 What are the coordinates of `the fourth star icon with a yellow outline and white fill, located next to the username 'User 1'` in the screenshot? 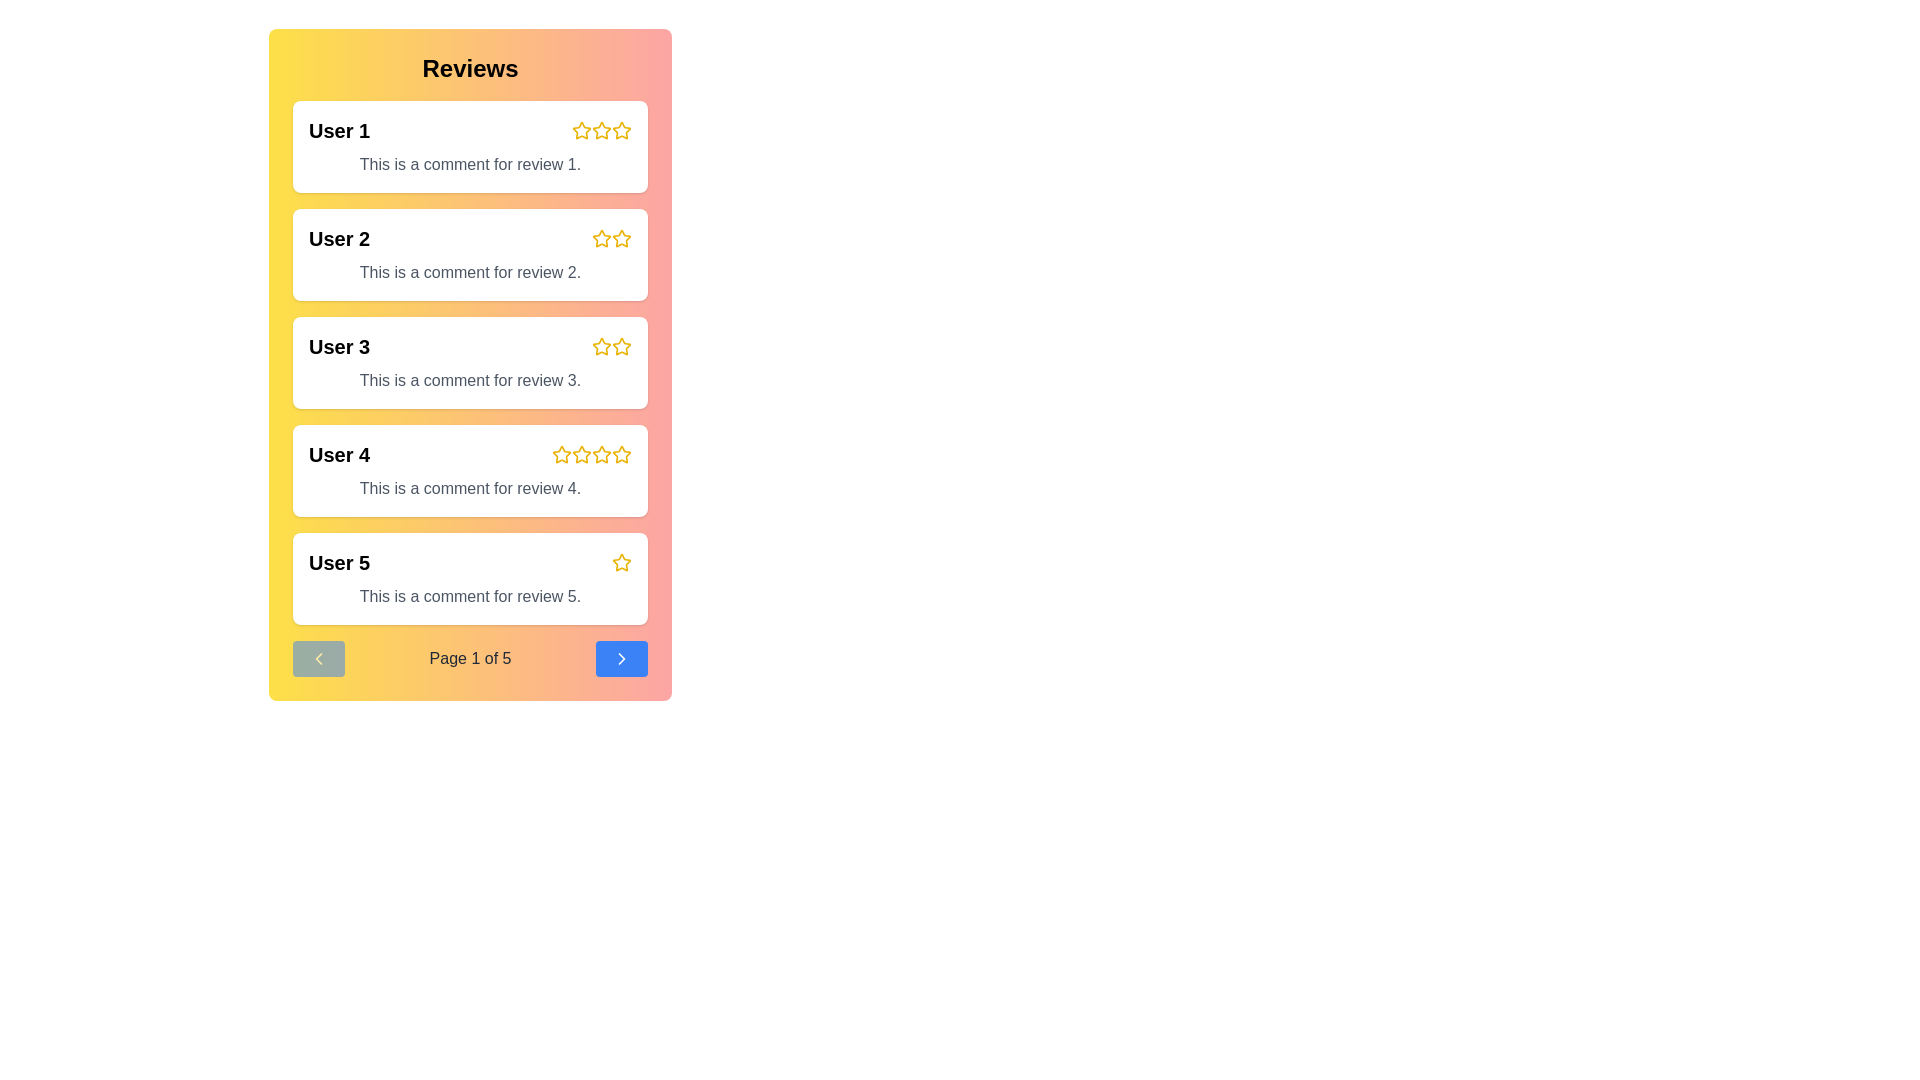 It's located at (621, 130).